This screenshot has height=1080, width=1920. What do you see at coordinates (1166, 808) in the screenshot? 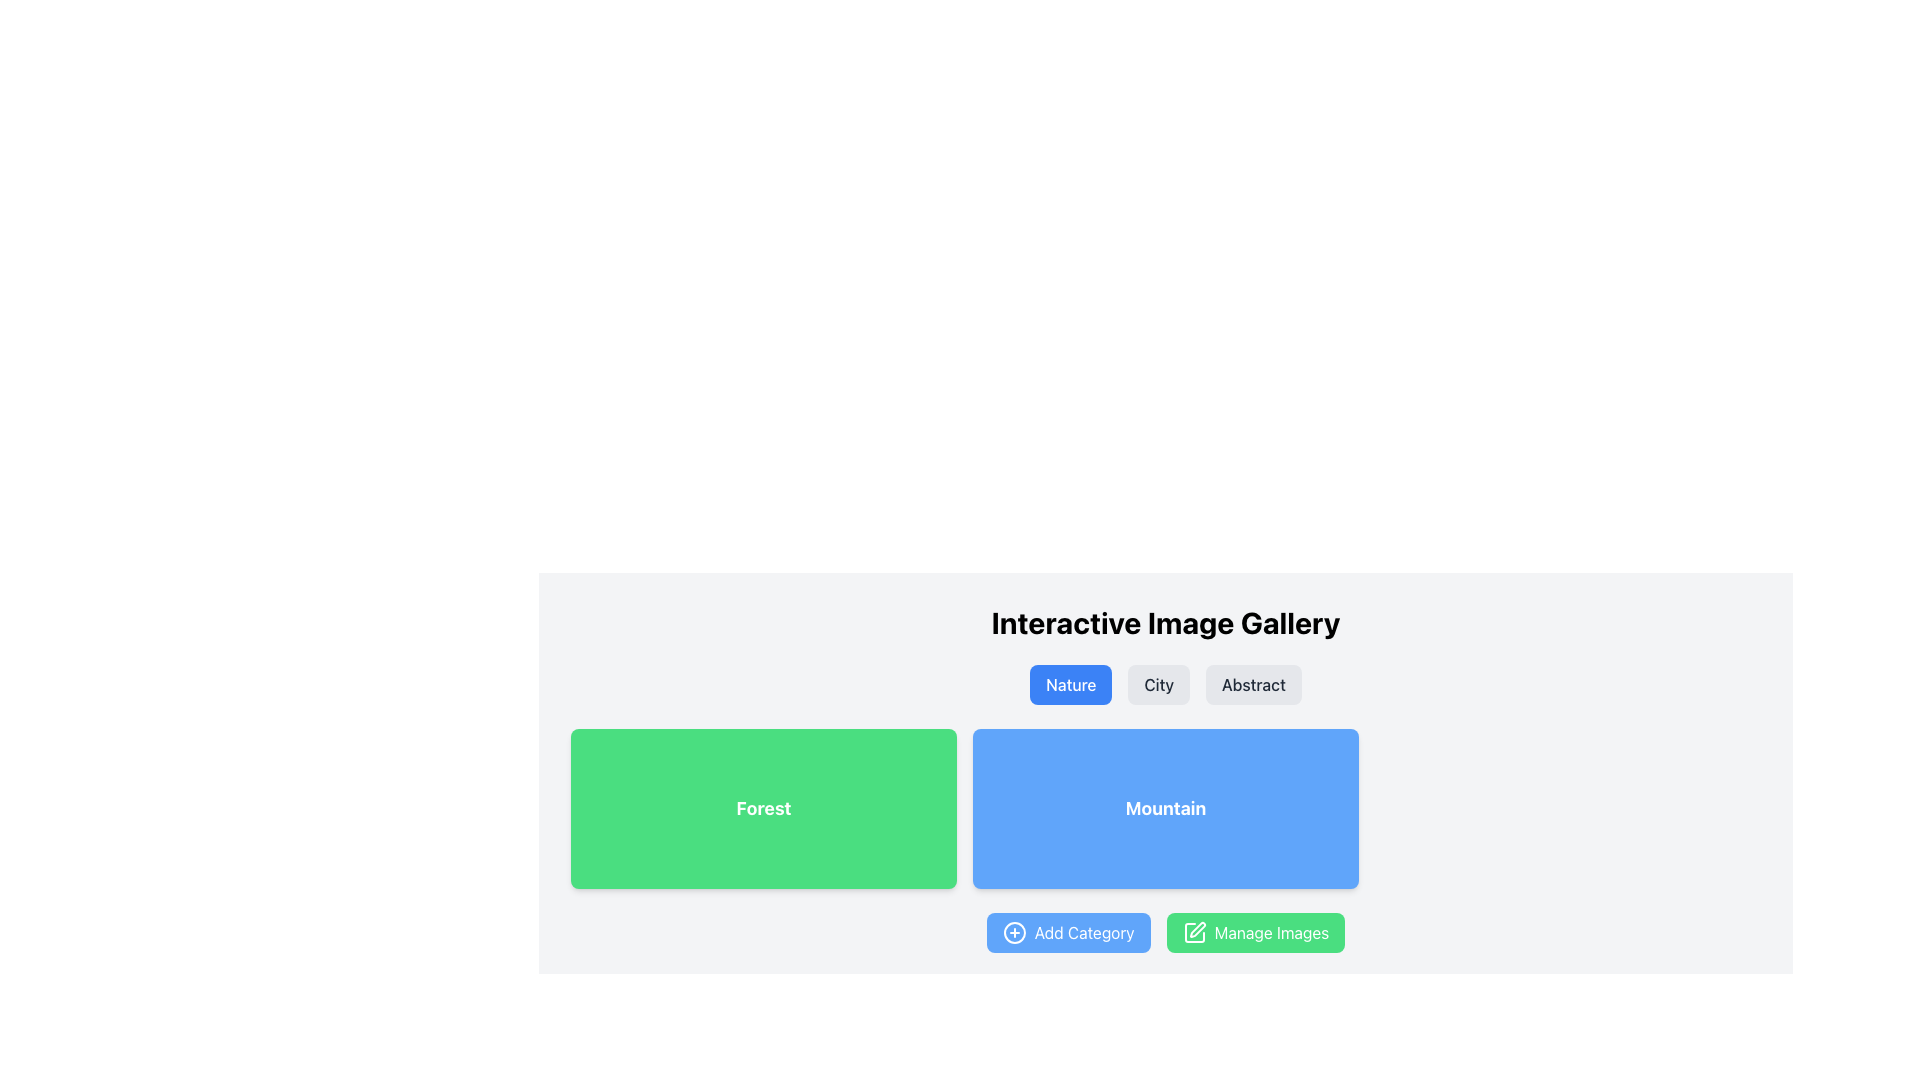
I see `the category card related to mountains, which is the second card in a row of two cards` at bounding box center [1166, 808].